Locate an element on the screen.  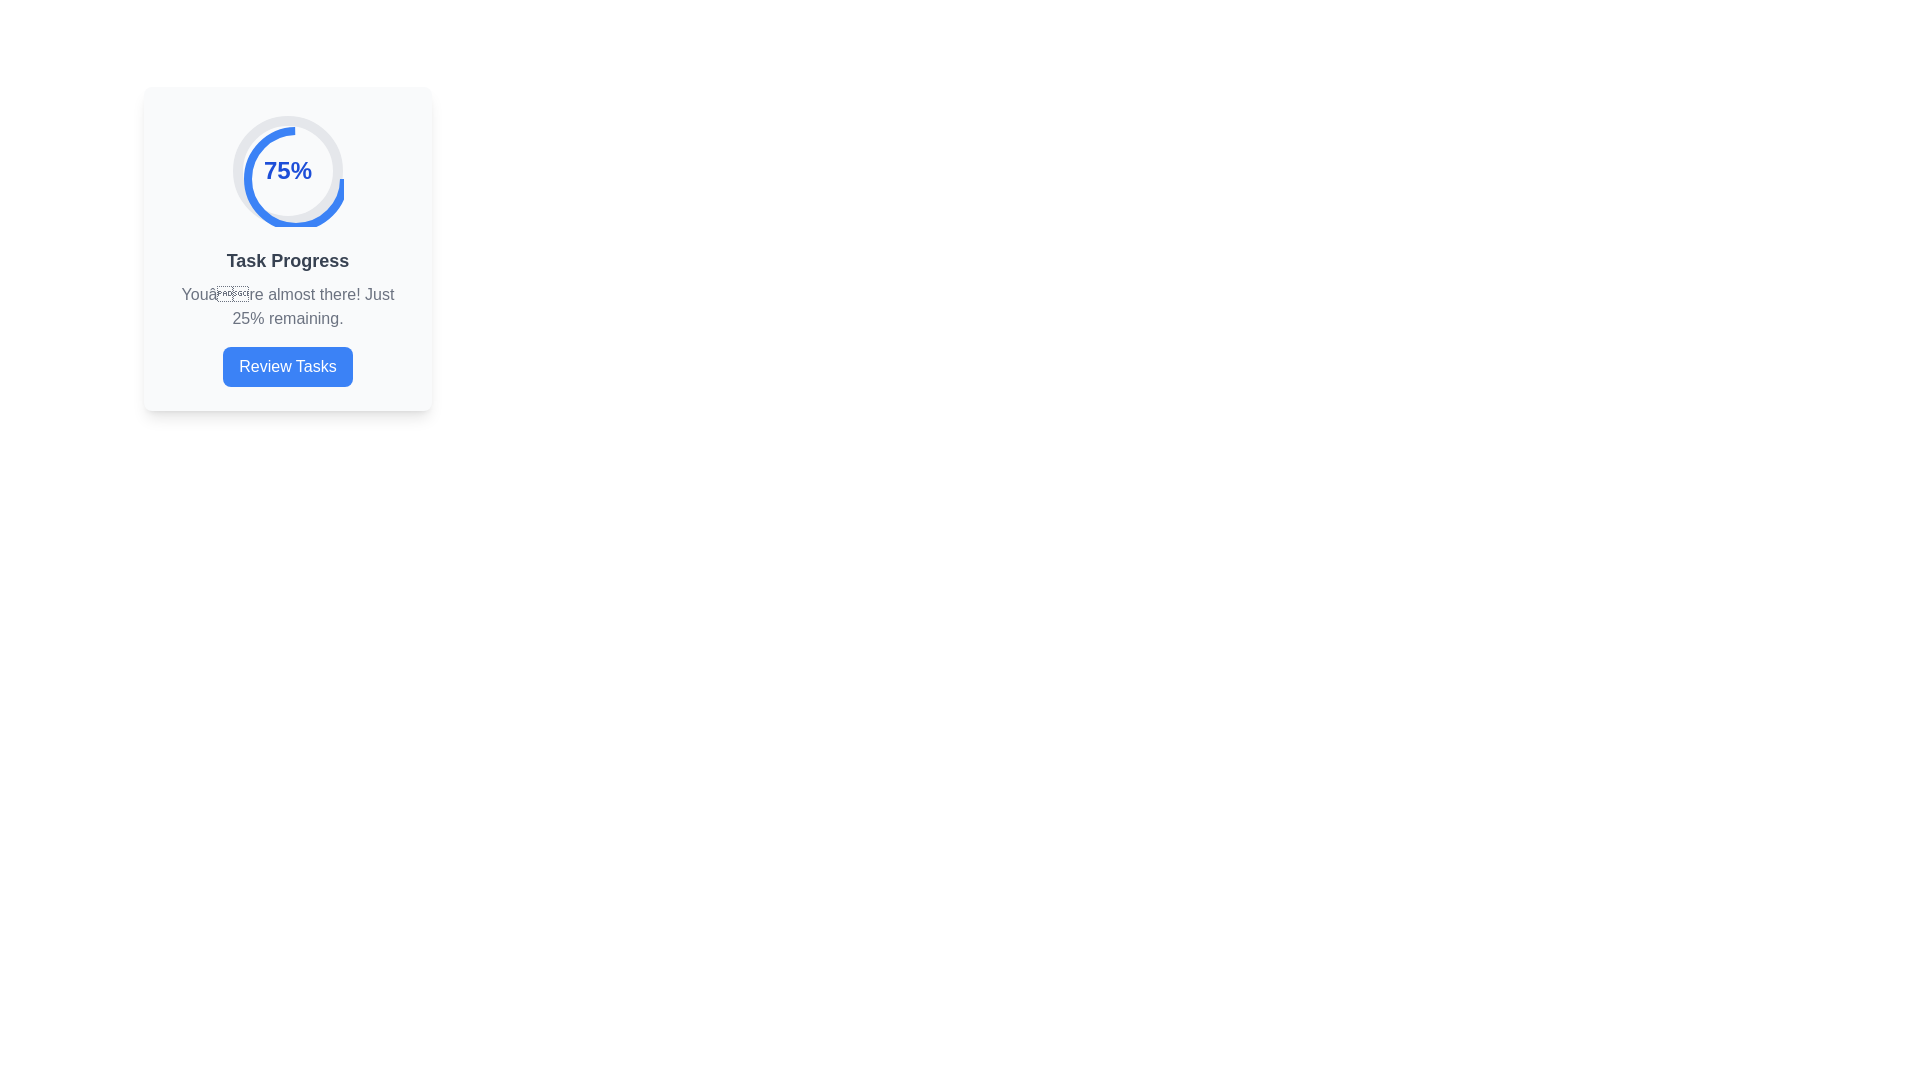
the Circular Progress Indicator displaying '75%' in its center, which is located at the top of a card layout is located at coordinates (287, 169).